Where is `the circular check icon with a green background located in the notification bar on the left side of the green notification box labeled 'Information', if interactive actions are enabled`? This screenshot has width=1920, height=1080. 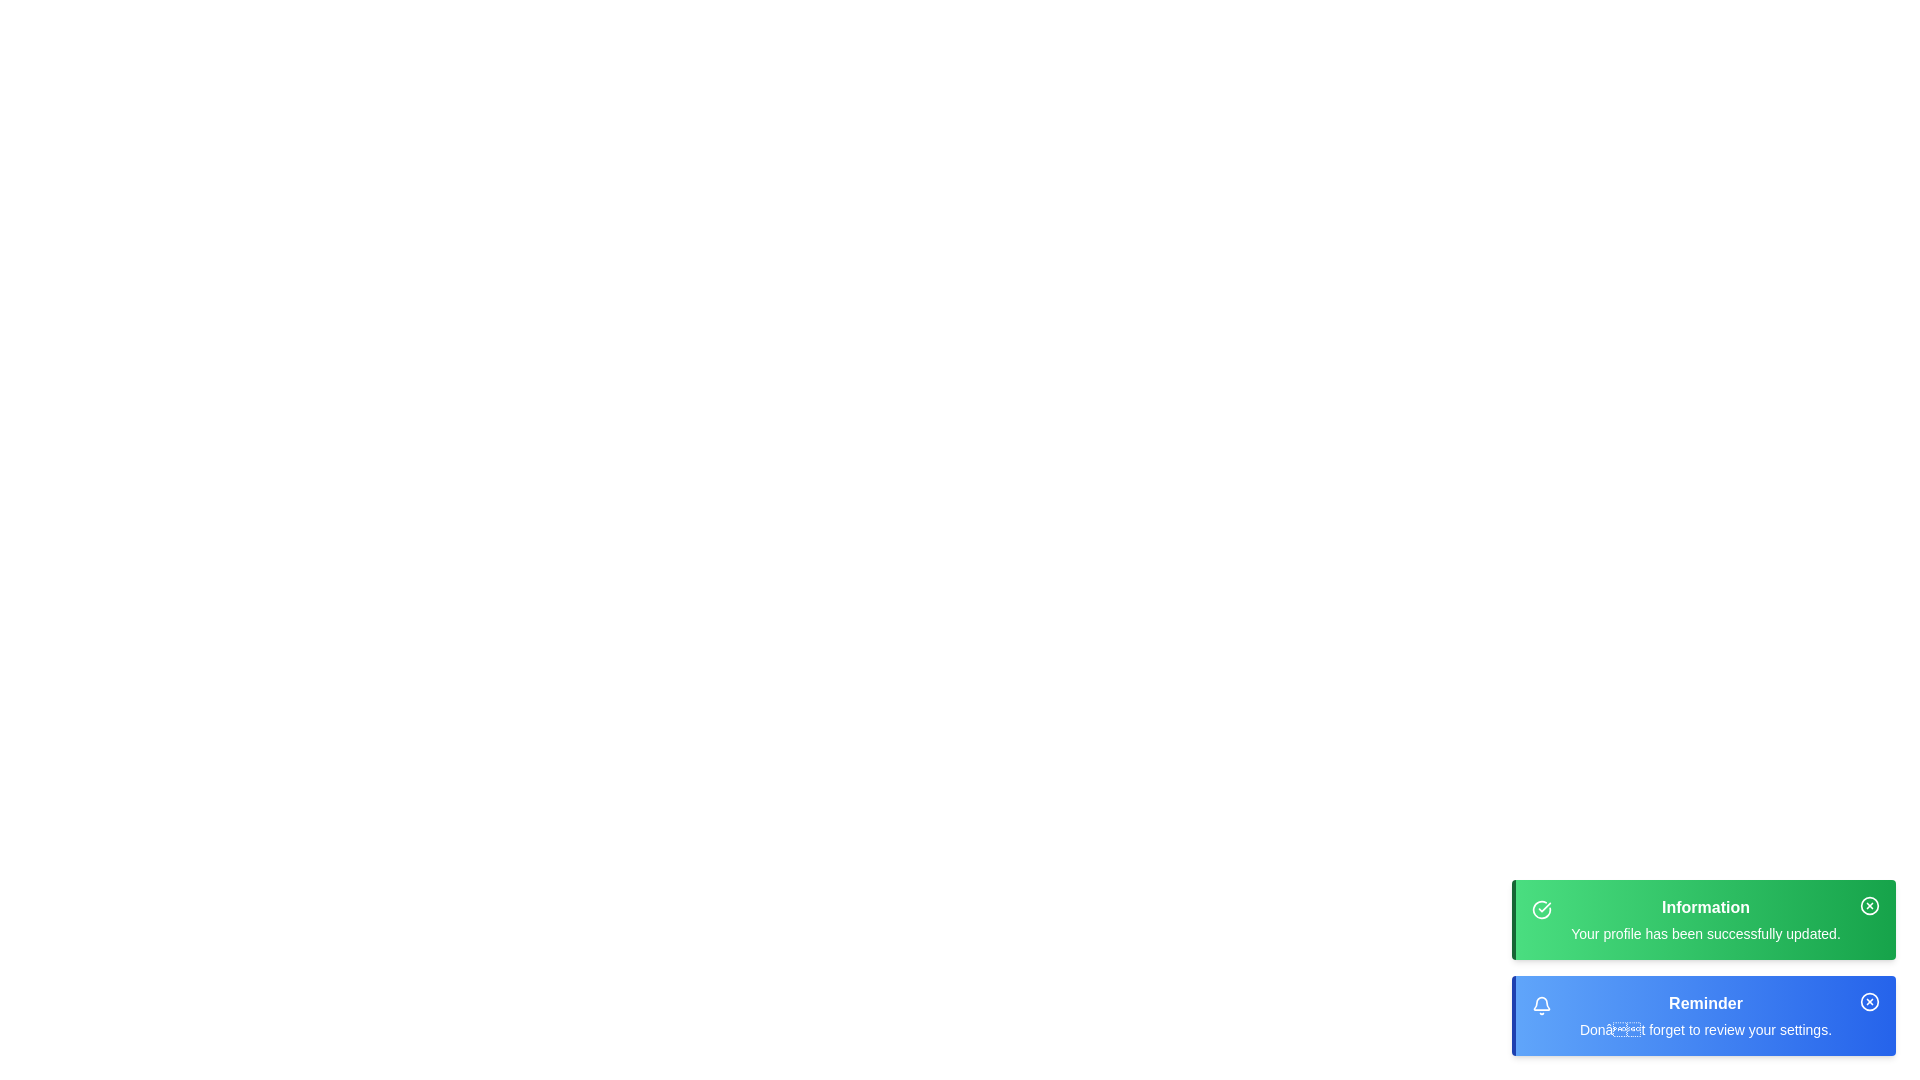
the circular check icon with a green background located in the notification bar on the left side of the green notification box labeled 'Information', if interactive actions are enabled is located at coordinates (1540, 910).